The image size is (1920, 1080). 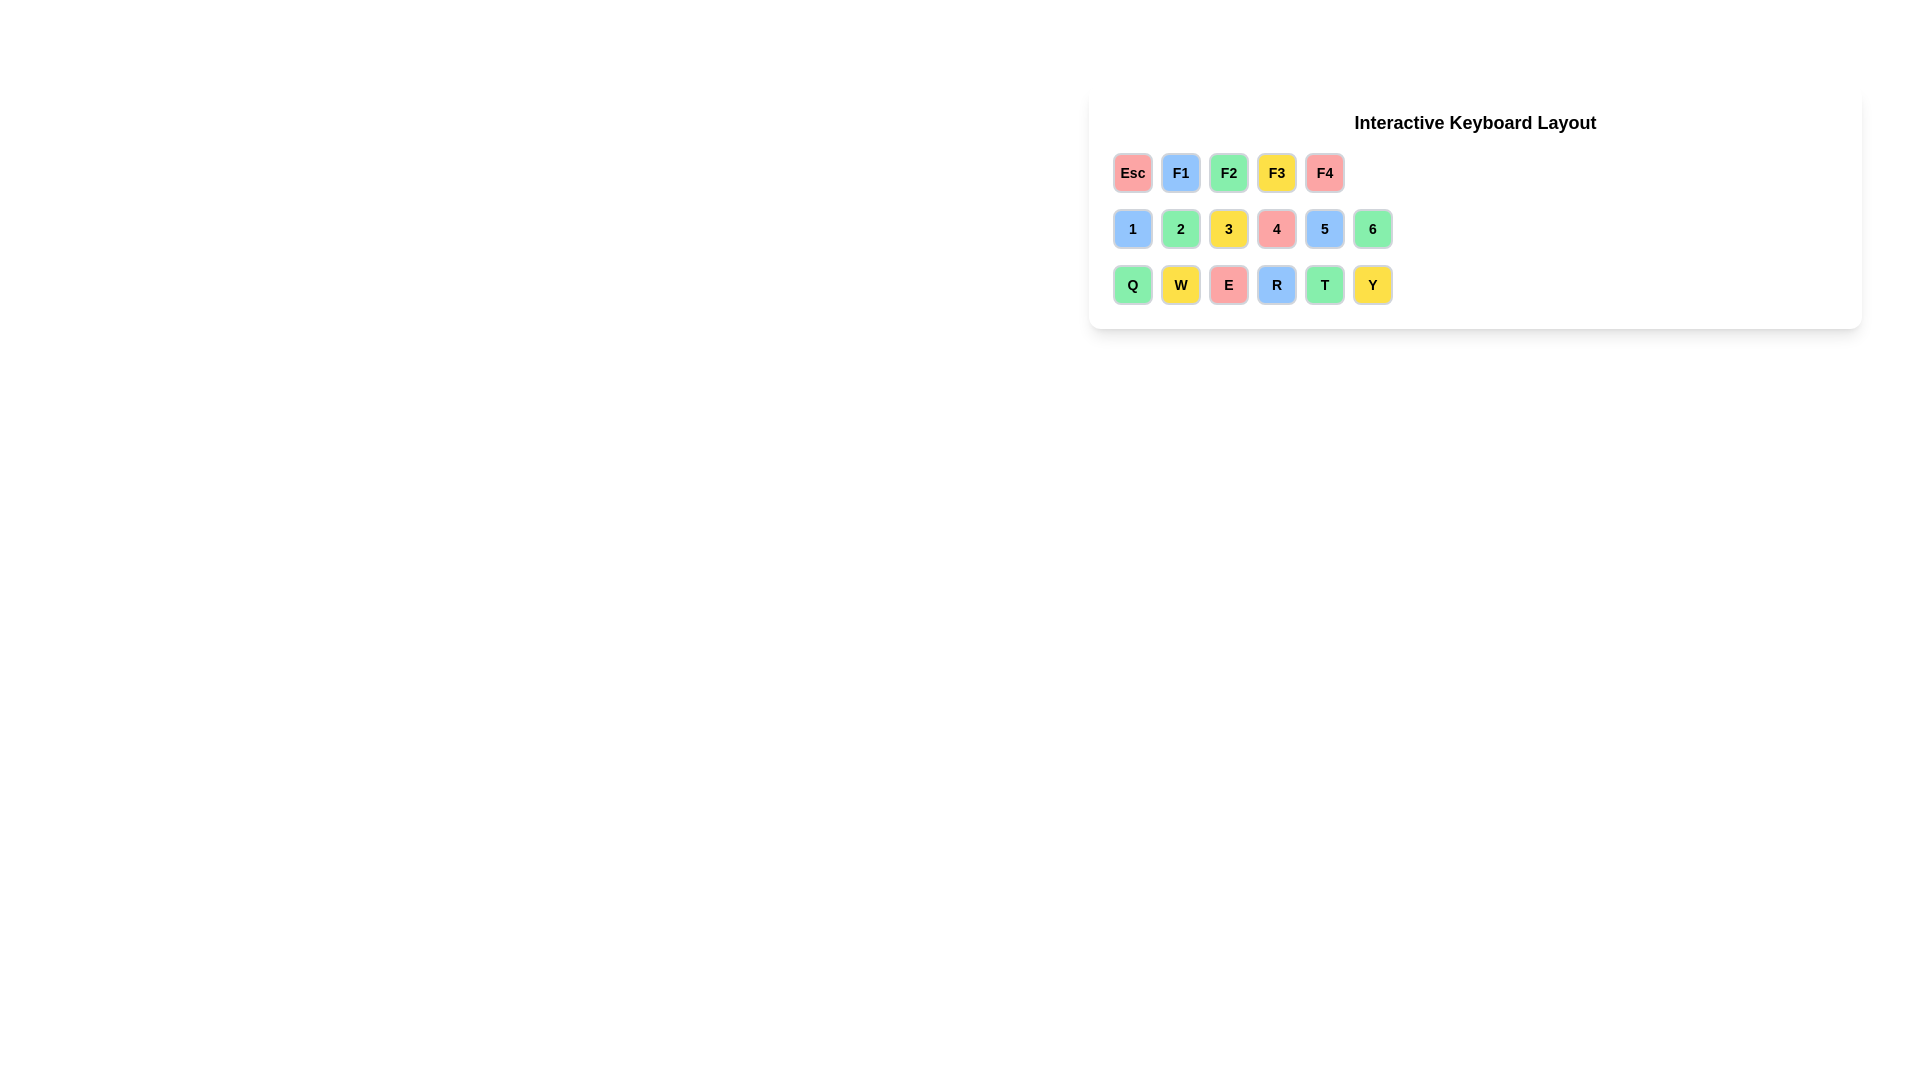 What do you see at coordinates (1180, 285) in the screenshot?
I see `the yellow square button with rounded corners and a gray border that contains a bold, black letter 'W', located as the second button in the third row of the keyboard layout` at bounding box center [1180, 285].